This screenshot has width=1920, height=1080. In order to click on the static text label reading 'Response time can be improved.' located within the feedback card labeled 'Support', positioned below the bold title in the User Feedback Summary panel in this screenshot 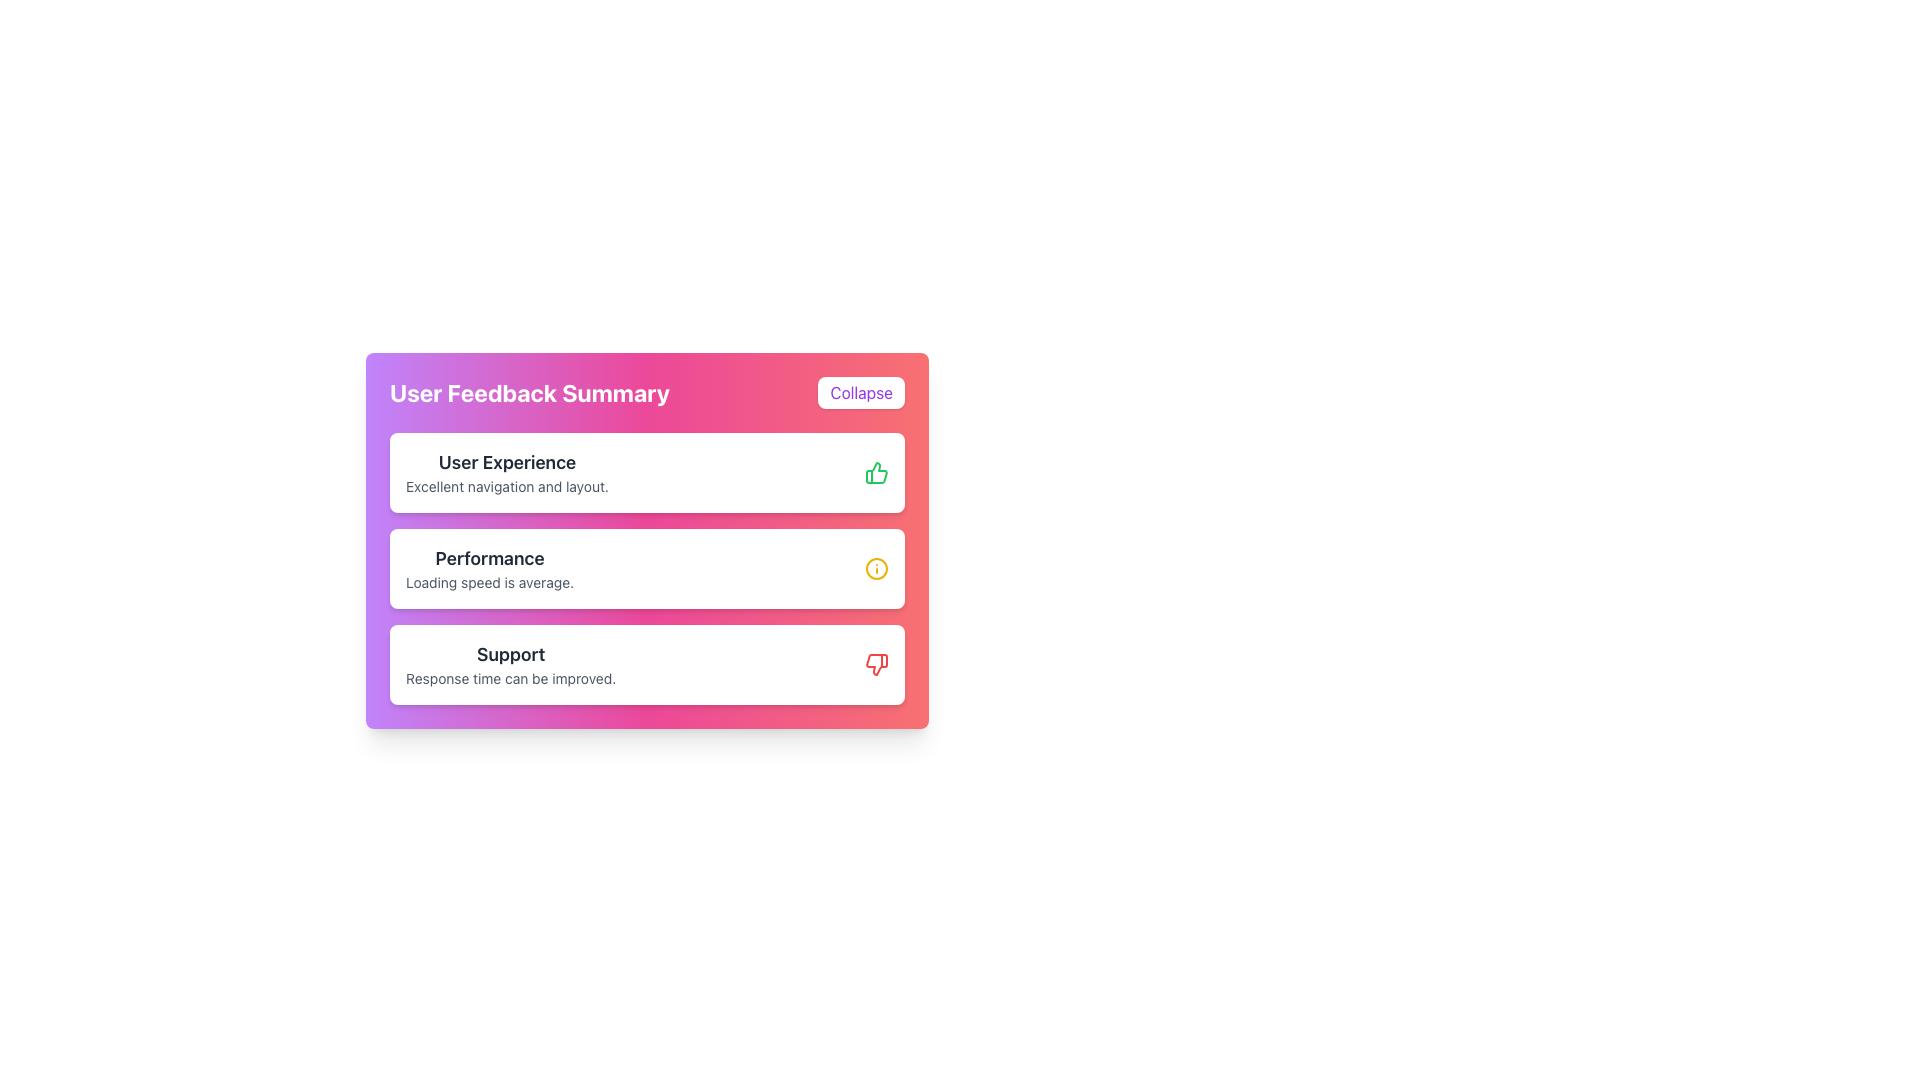, I will do `click(511, 677)`.